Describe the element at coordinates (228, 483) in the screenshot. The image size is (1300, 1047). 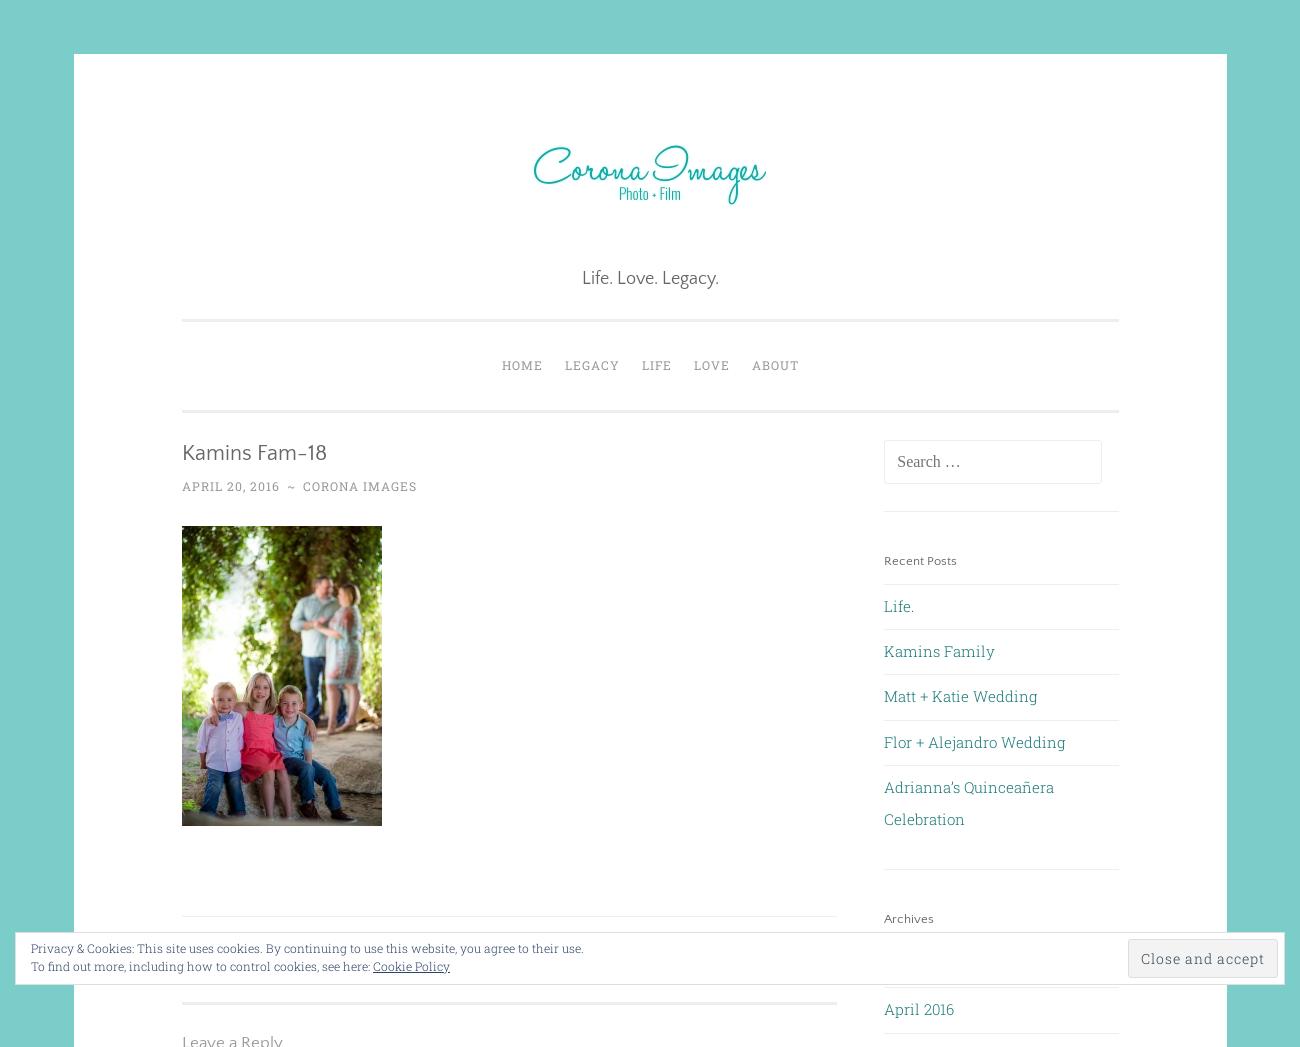
I see `'April 20, 2016'` at that location.